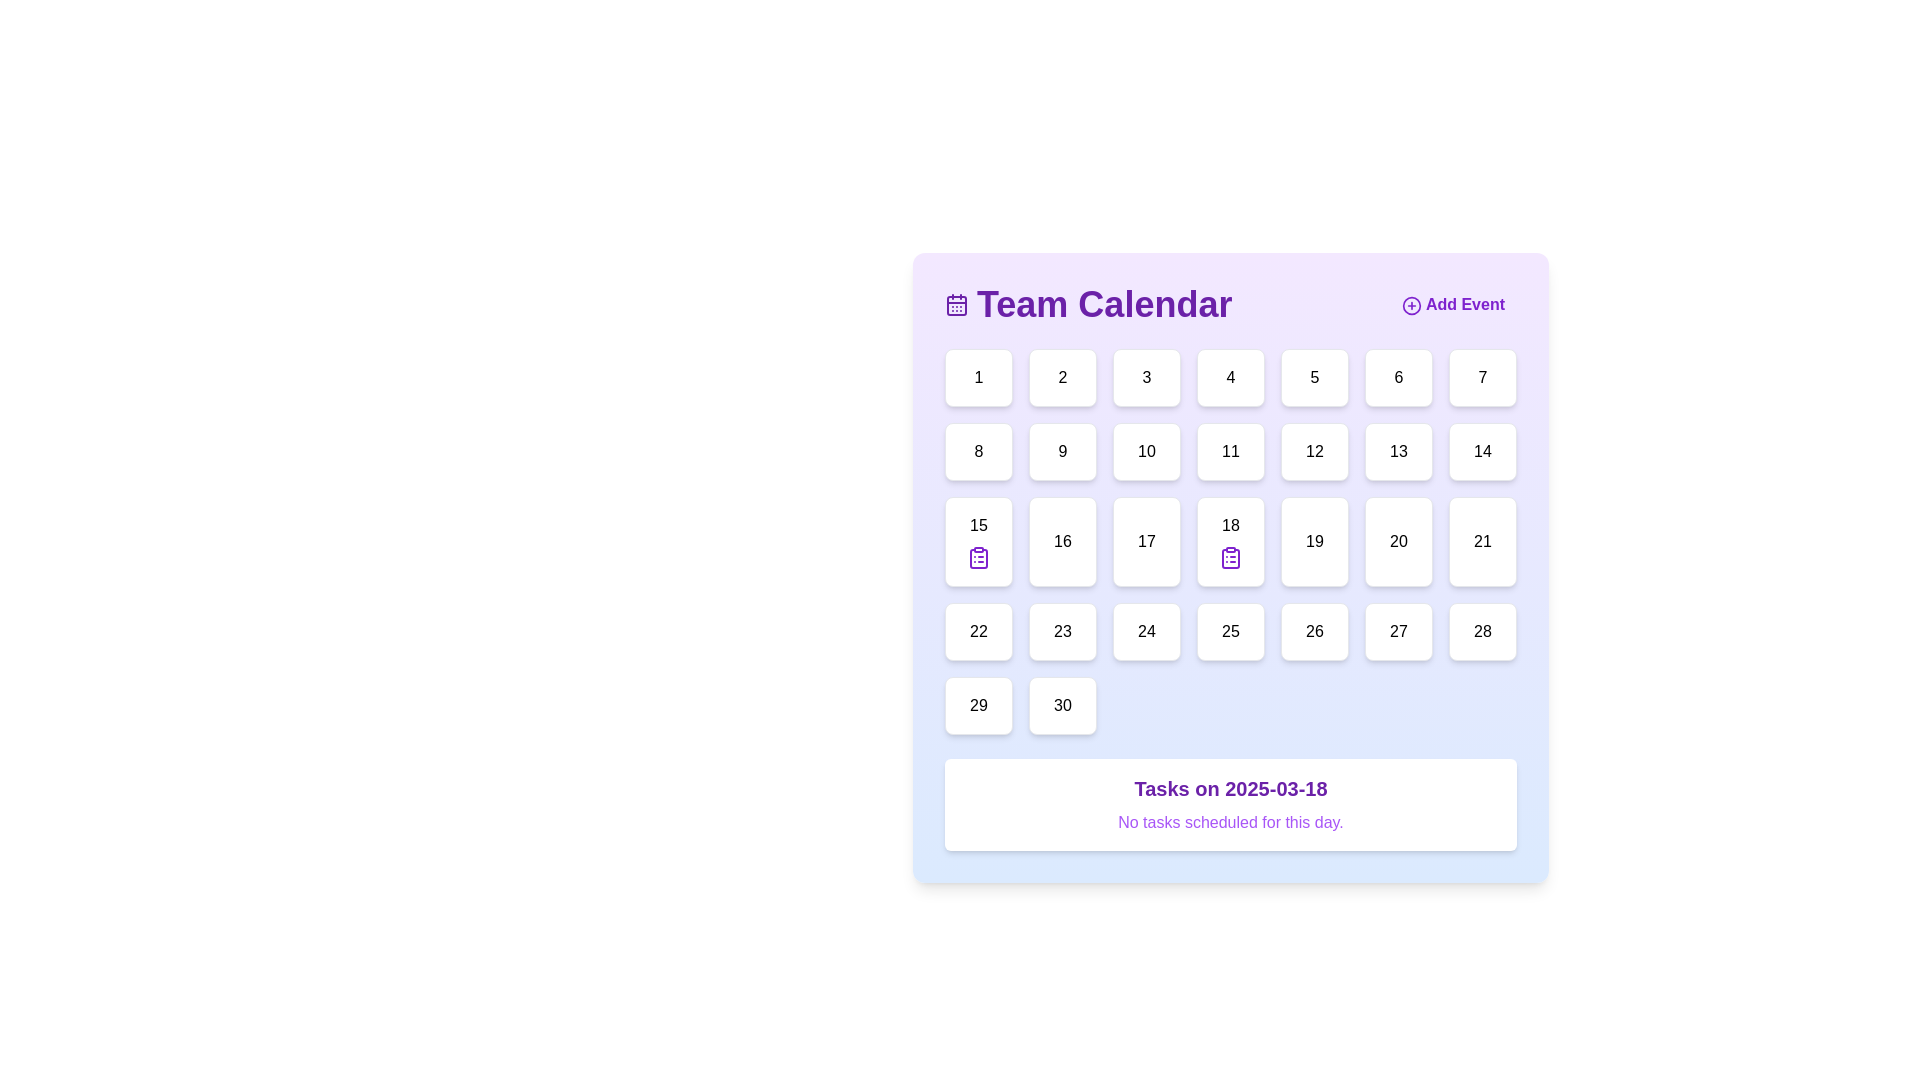 Image resolution: width=1920 pixels, height=1080 pixels. What do you see at coordinates (1229, 378) in the screenshot?
I see `the button representing the day '4' in the calendar interface` at bounding box center [1229, 378].